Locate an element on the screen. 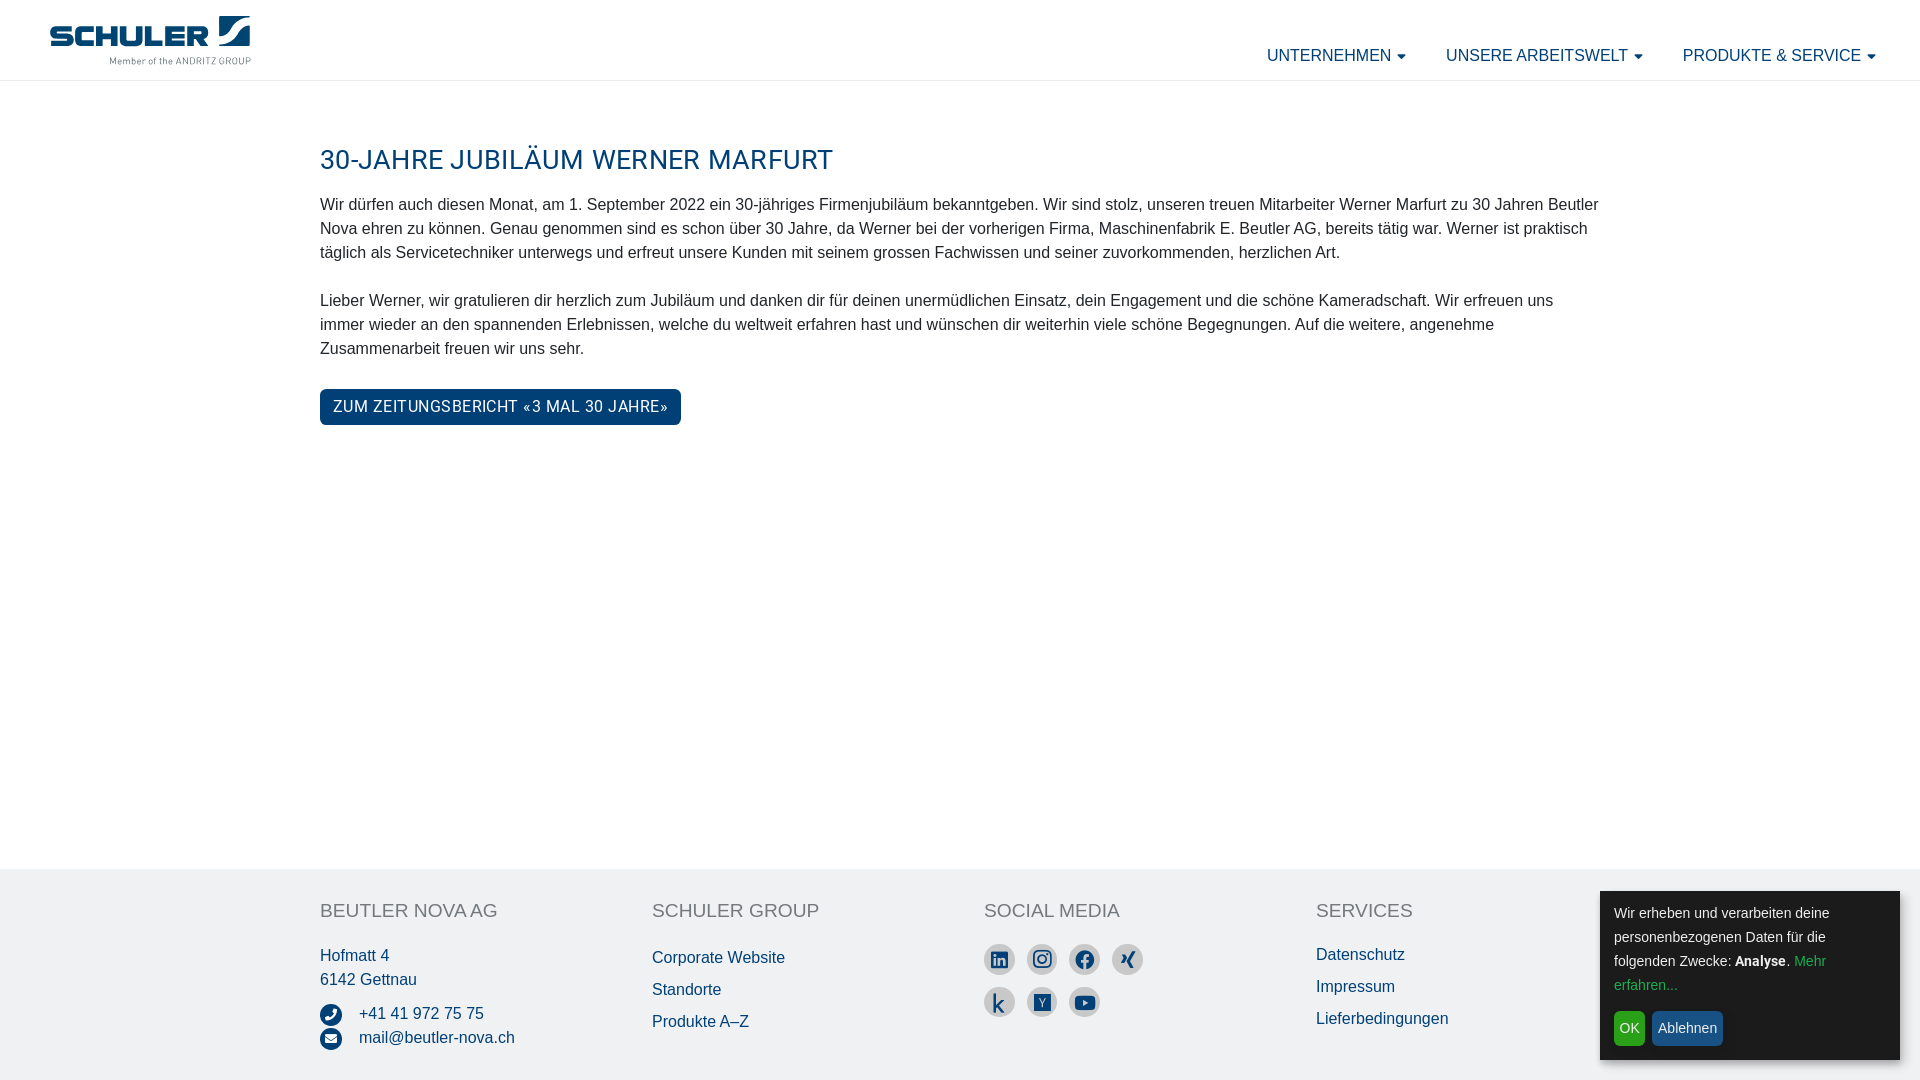 The height and width of the screenshot is (1080, 1920). 'mail@beutler-nova.ch' is located at coordinates (435, 1036).